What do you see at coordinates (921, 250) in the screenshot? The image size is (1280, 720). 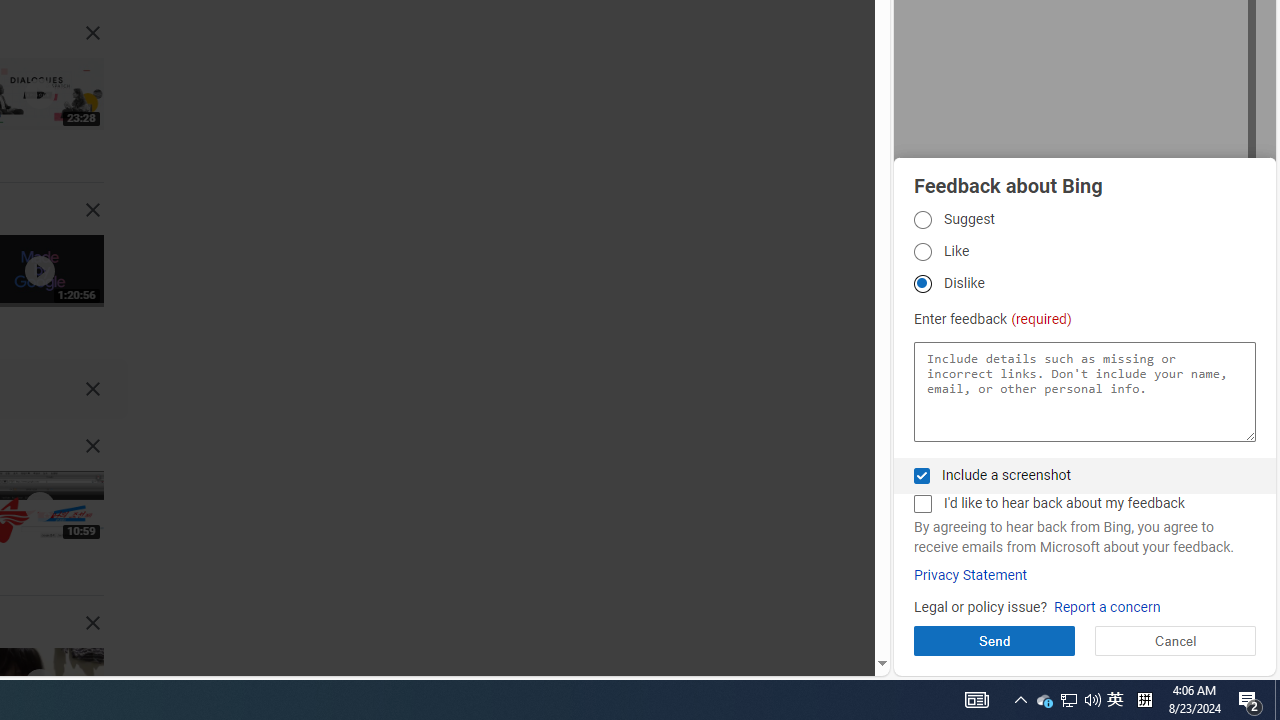 I see `'Like Like'` at bounding box center [921, 250].